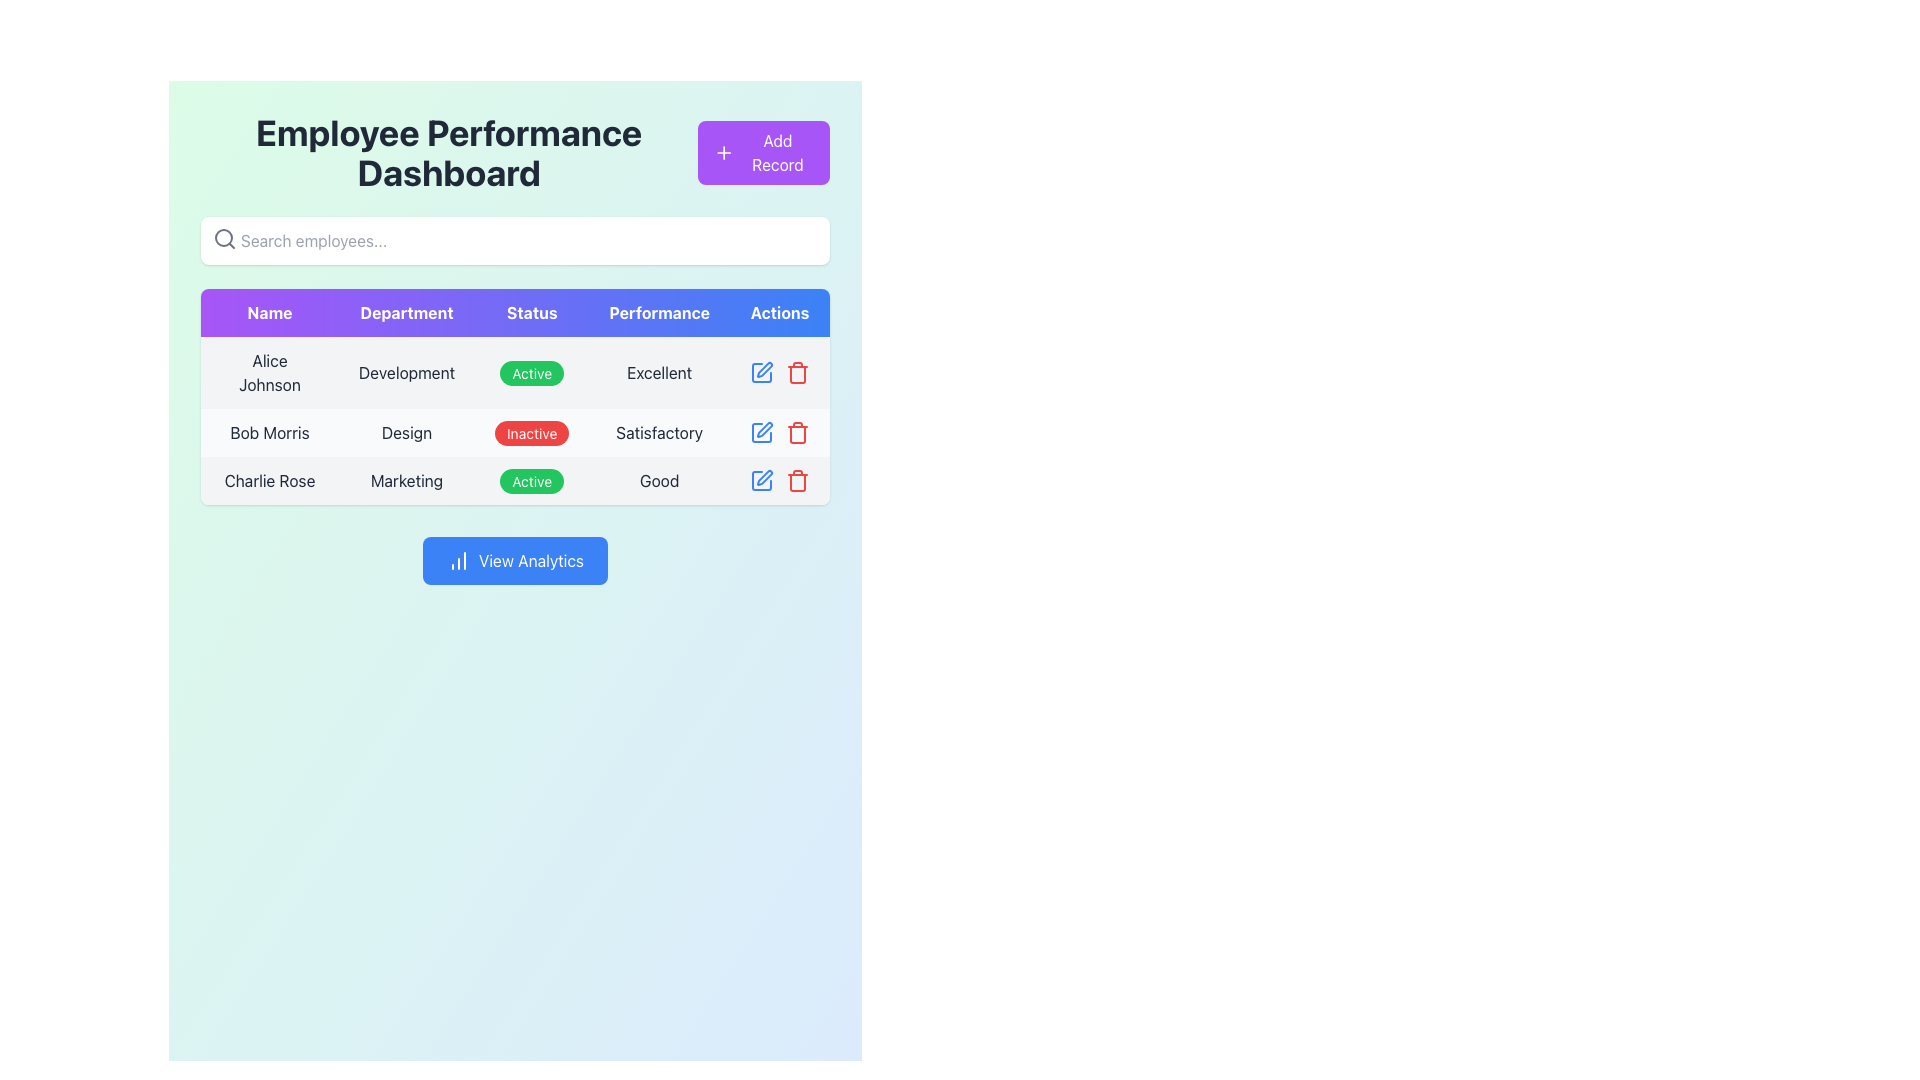 This screenshot has width=1920, height=1080. I want to click on the Status Indicator Badge for employee 'Charlie Rose' in the 'Marketing' department, which indicates the current state as 'Active', so click(532, 481).